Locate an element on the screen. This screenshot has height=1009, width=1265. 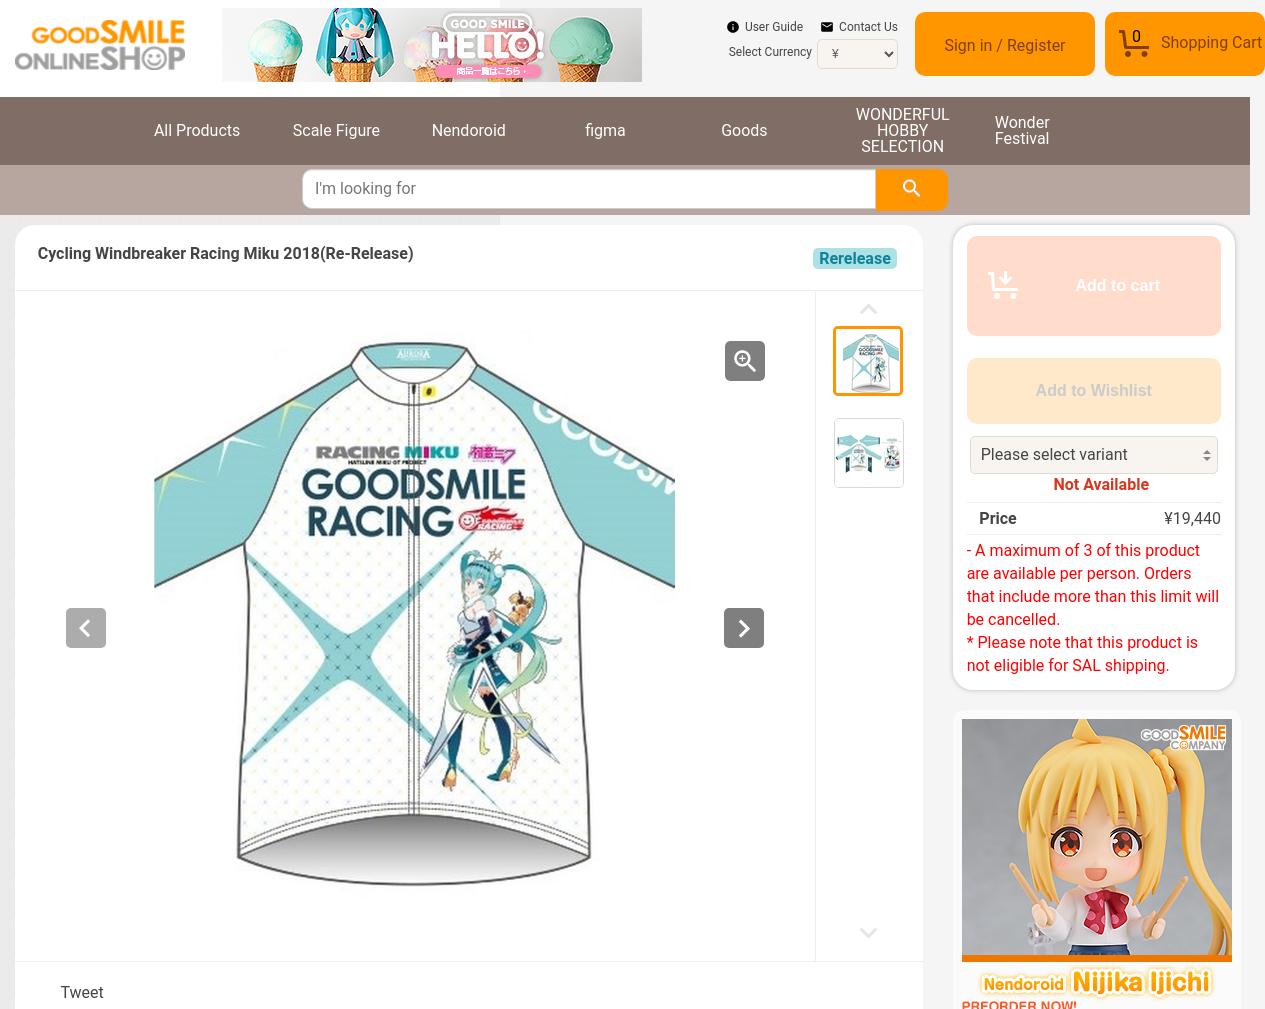
'SELECTION' is located at coordinates (859, 144).